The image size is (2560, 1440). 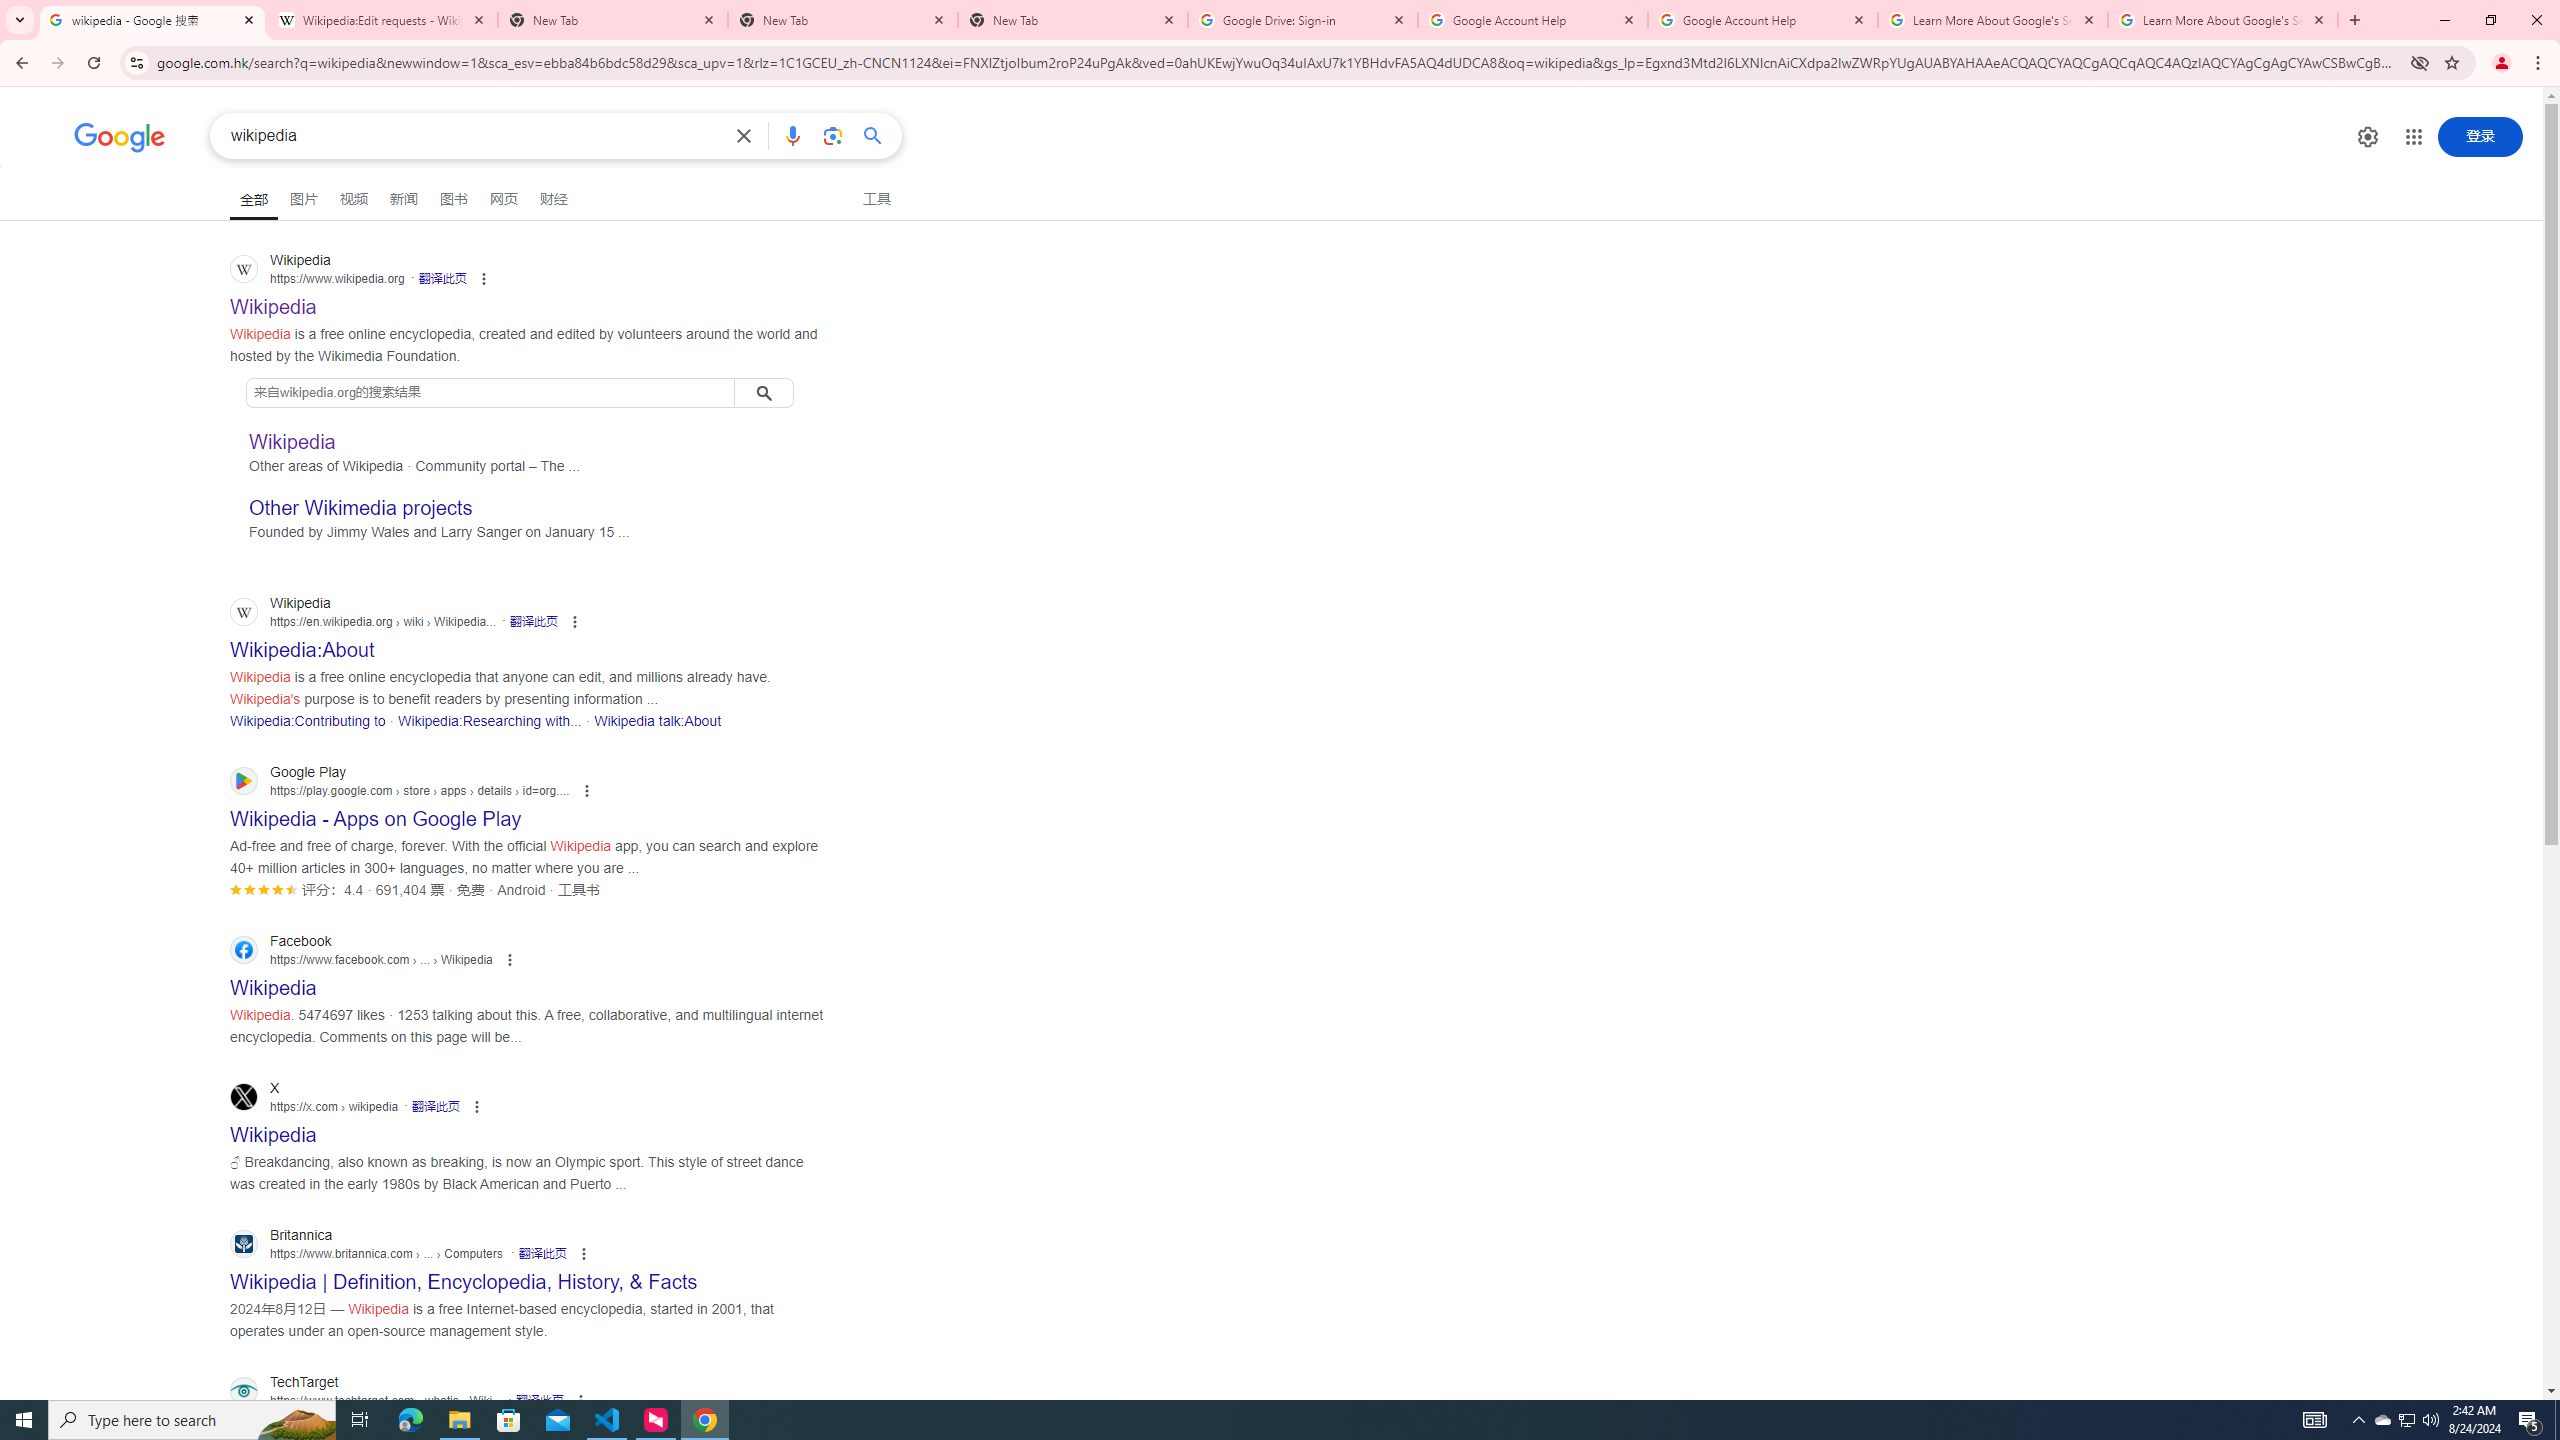 I want to click on 'System', so click(x=11, y=9).